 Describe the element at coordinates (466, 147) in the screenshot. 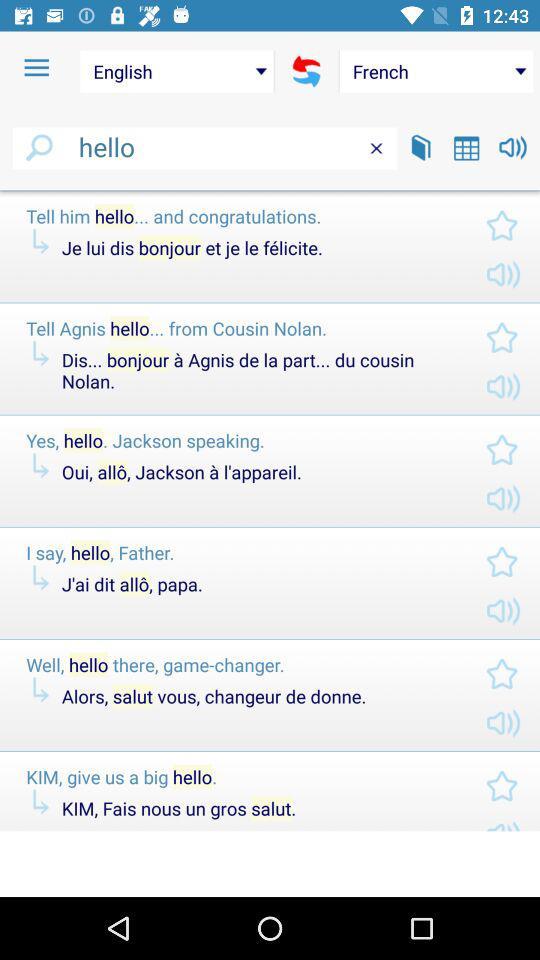

I see `switch to calendar view` at that location.